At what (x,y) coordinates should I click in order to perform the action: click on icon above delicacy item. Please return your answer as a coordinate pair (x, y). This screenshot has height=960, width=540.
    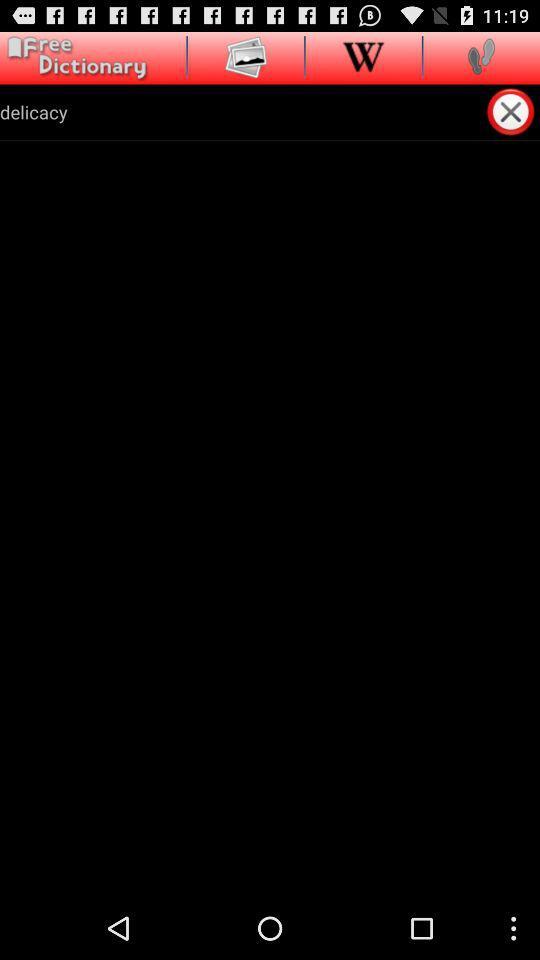
    Looking at the image, I should click on (246, 55).